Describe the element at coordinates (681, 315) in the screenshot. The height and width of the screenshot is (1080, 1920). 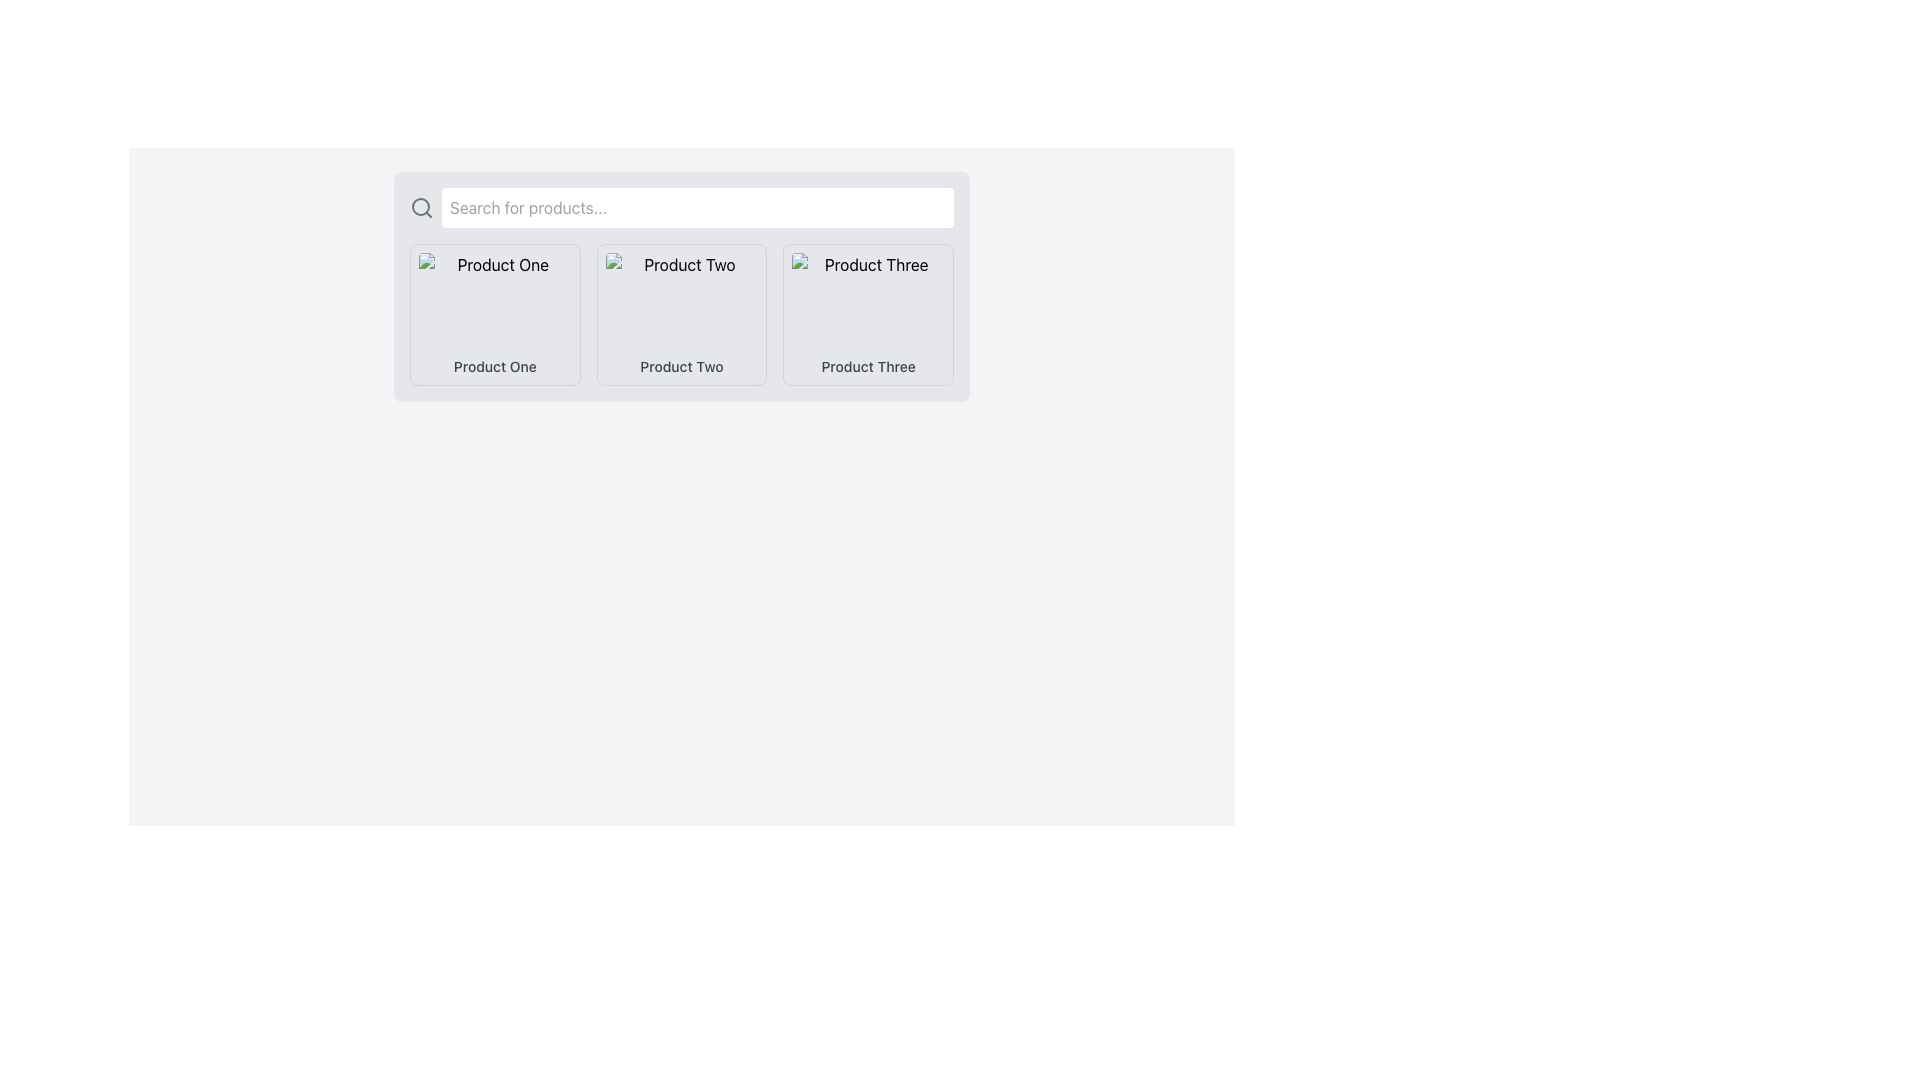
I see `the card labeled 'Product Two' in the grid layout` at that location.